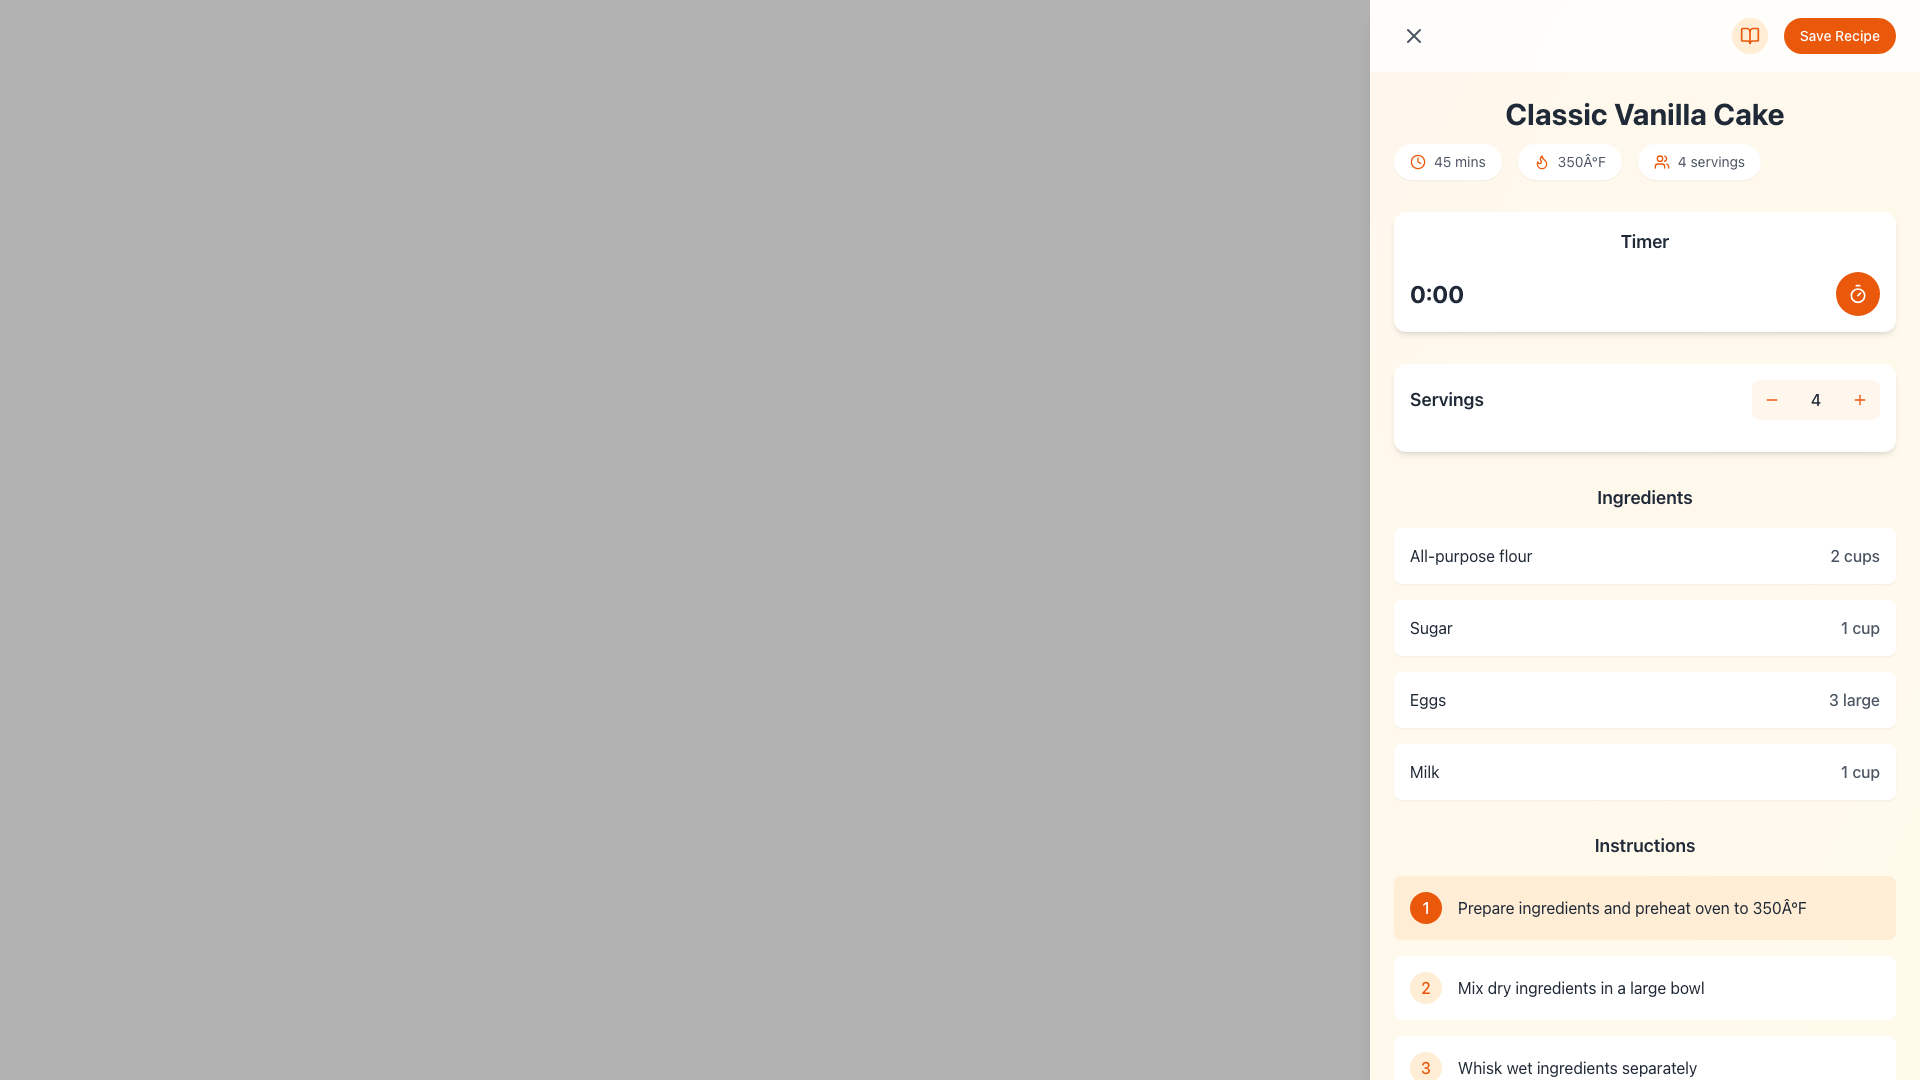 The image size is (1920, 1080). What do you see at coordinates (1813, 35) in the screenshot?
I see `the 'Save Recipe' button located in the top-right corner of the view, which has a vibrant orange background and contains the text 'Save Recipe' in white` at bounding box center [1813, 35].